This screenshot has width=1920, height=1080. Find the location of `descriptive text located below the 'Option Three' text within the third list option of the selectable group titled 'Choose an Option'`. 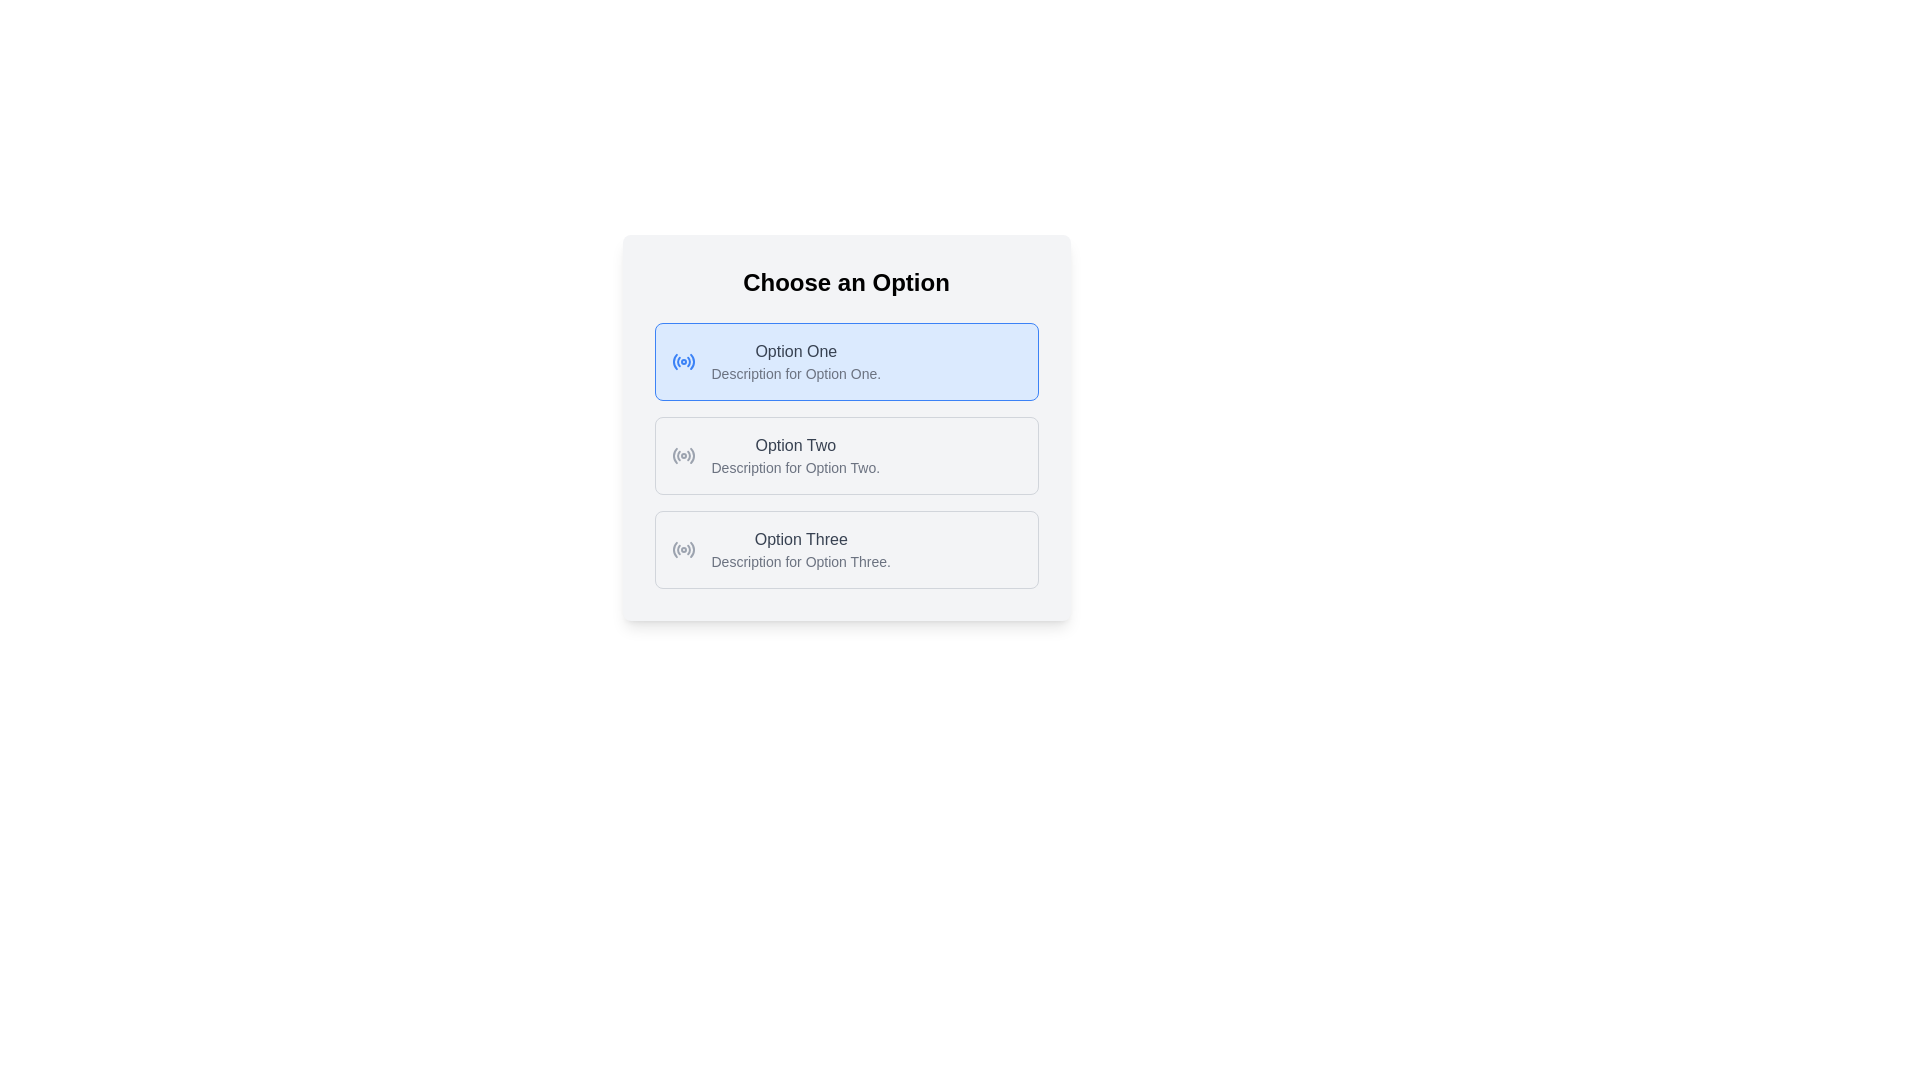

descriptive text located below the 'Option Three' text within the third list option of the selectable group titled 'Choose an Option' is located at coordinates (801, 562).